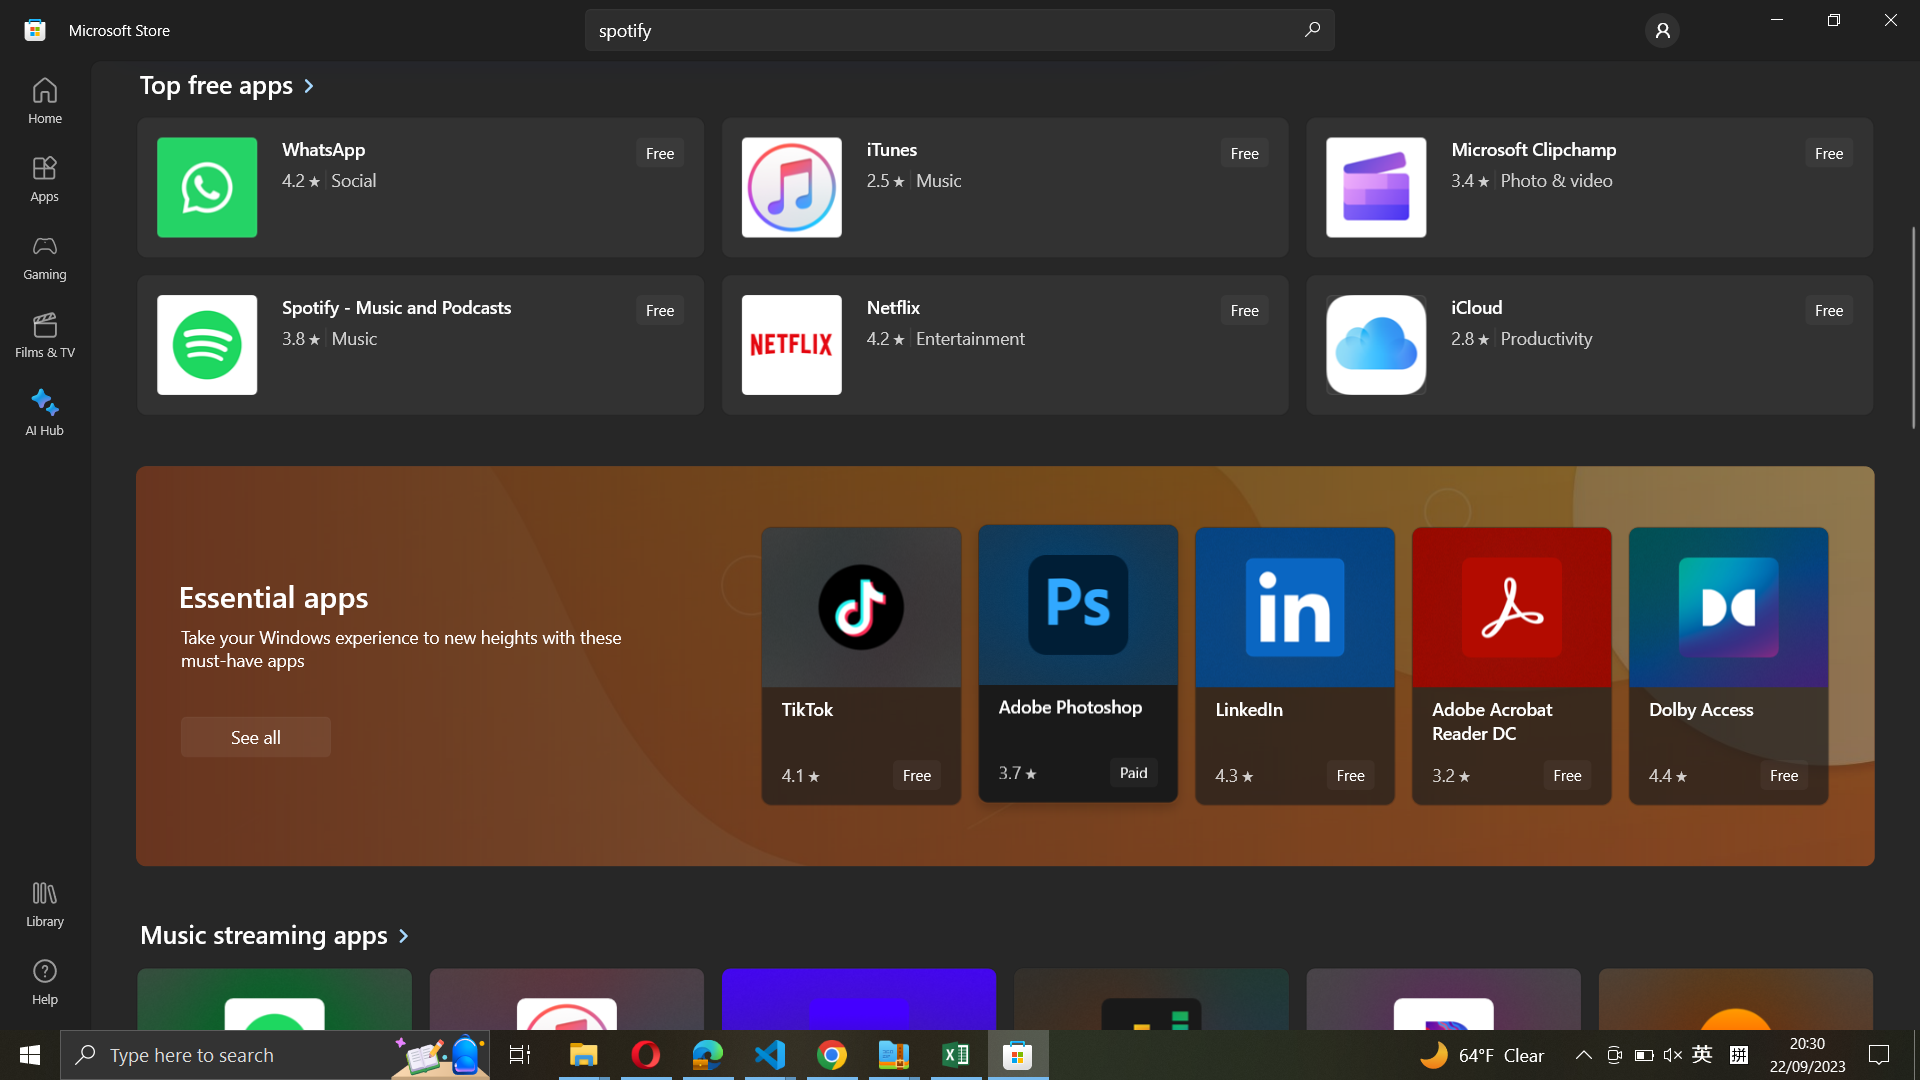 This screenshot has height=1080, width=1920. I want to click on the Top Free Apps option, so click(228, 87).